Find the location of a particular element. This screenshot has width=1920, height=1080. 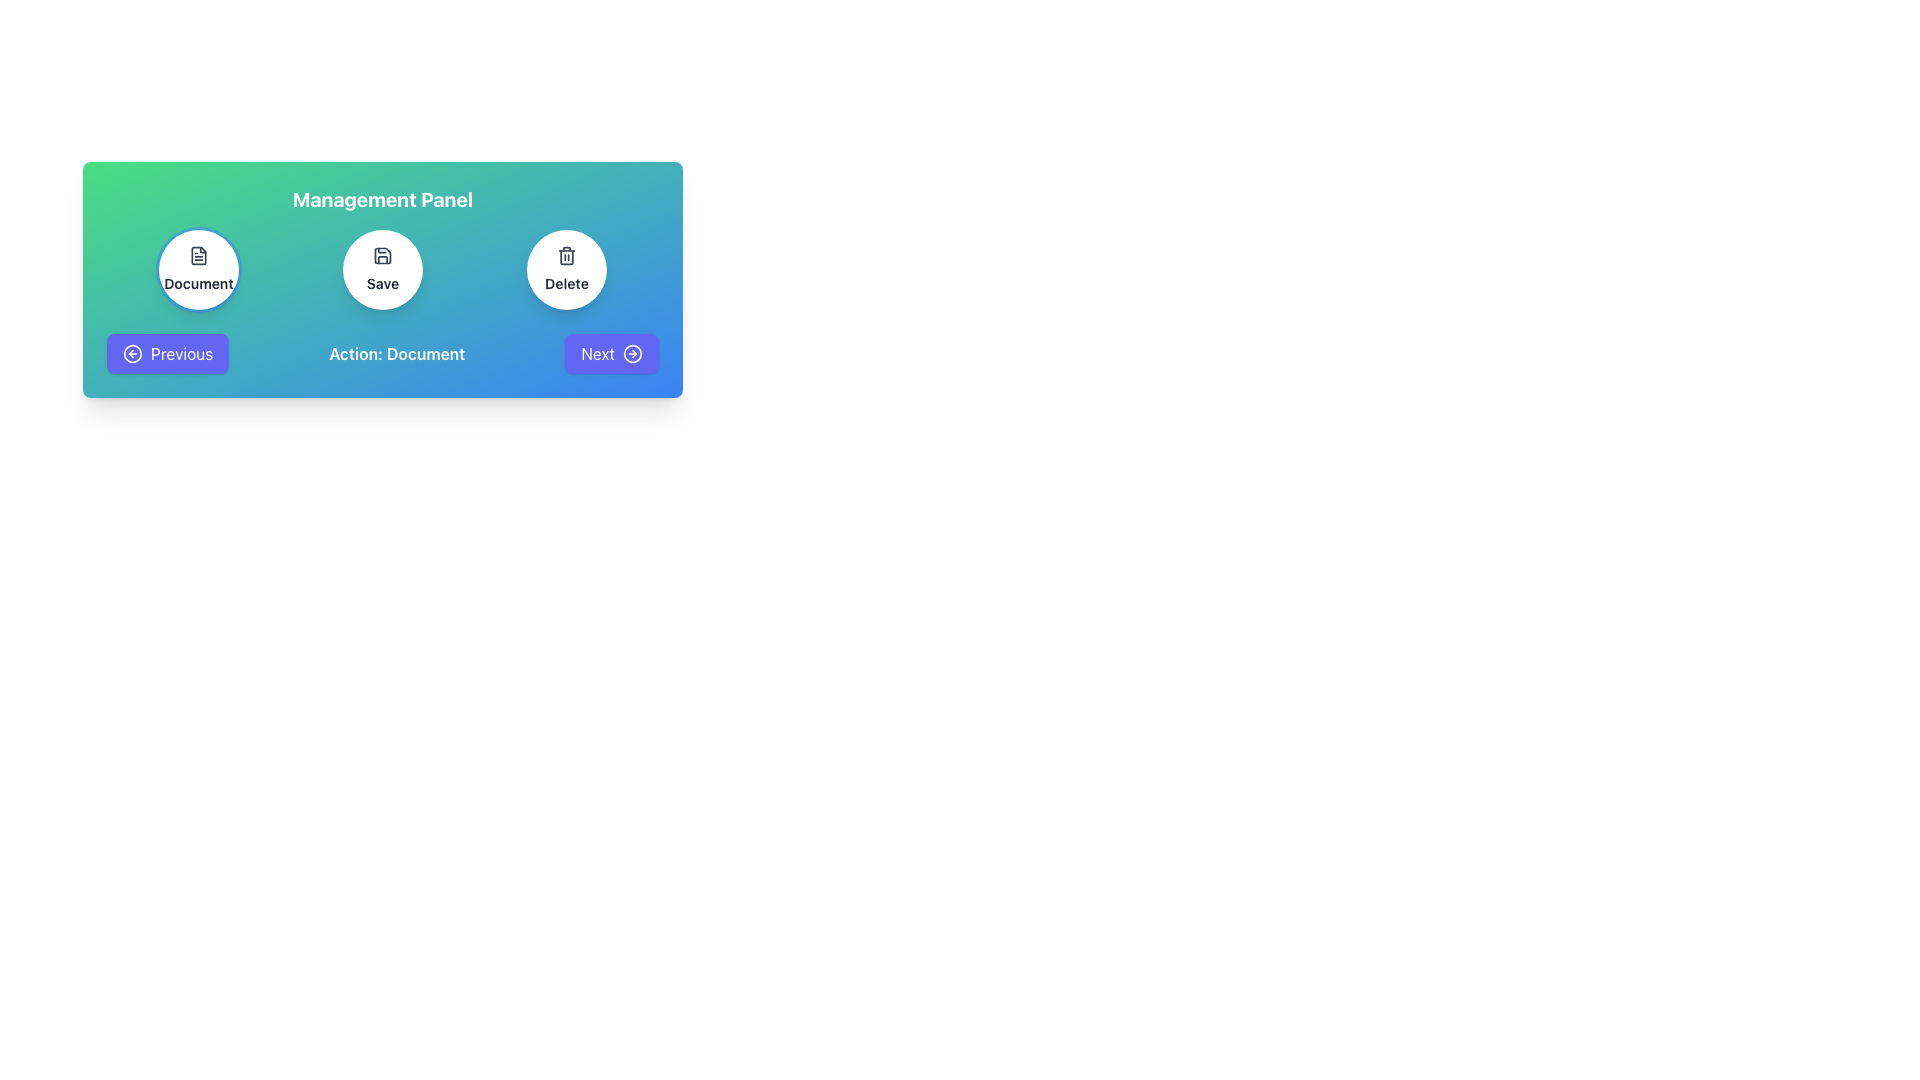

the circular 'Delete' button with a trash can icon located in the Management Panel is located at coordinates (565, 270).